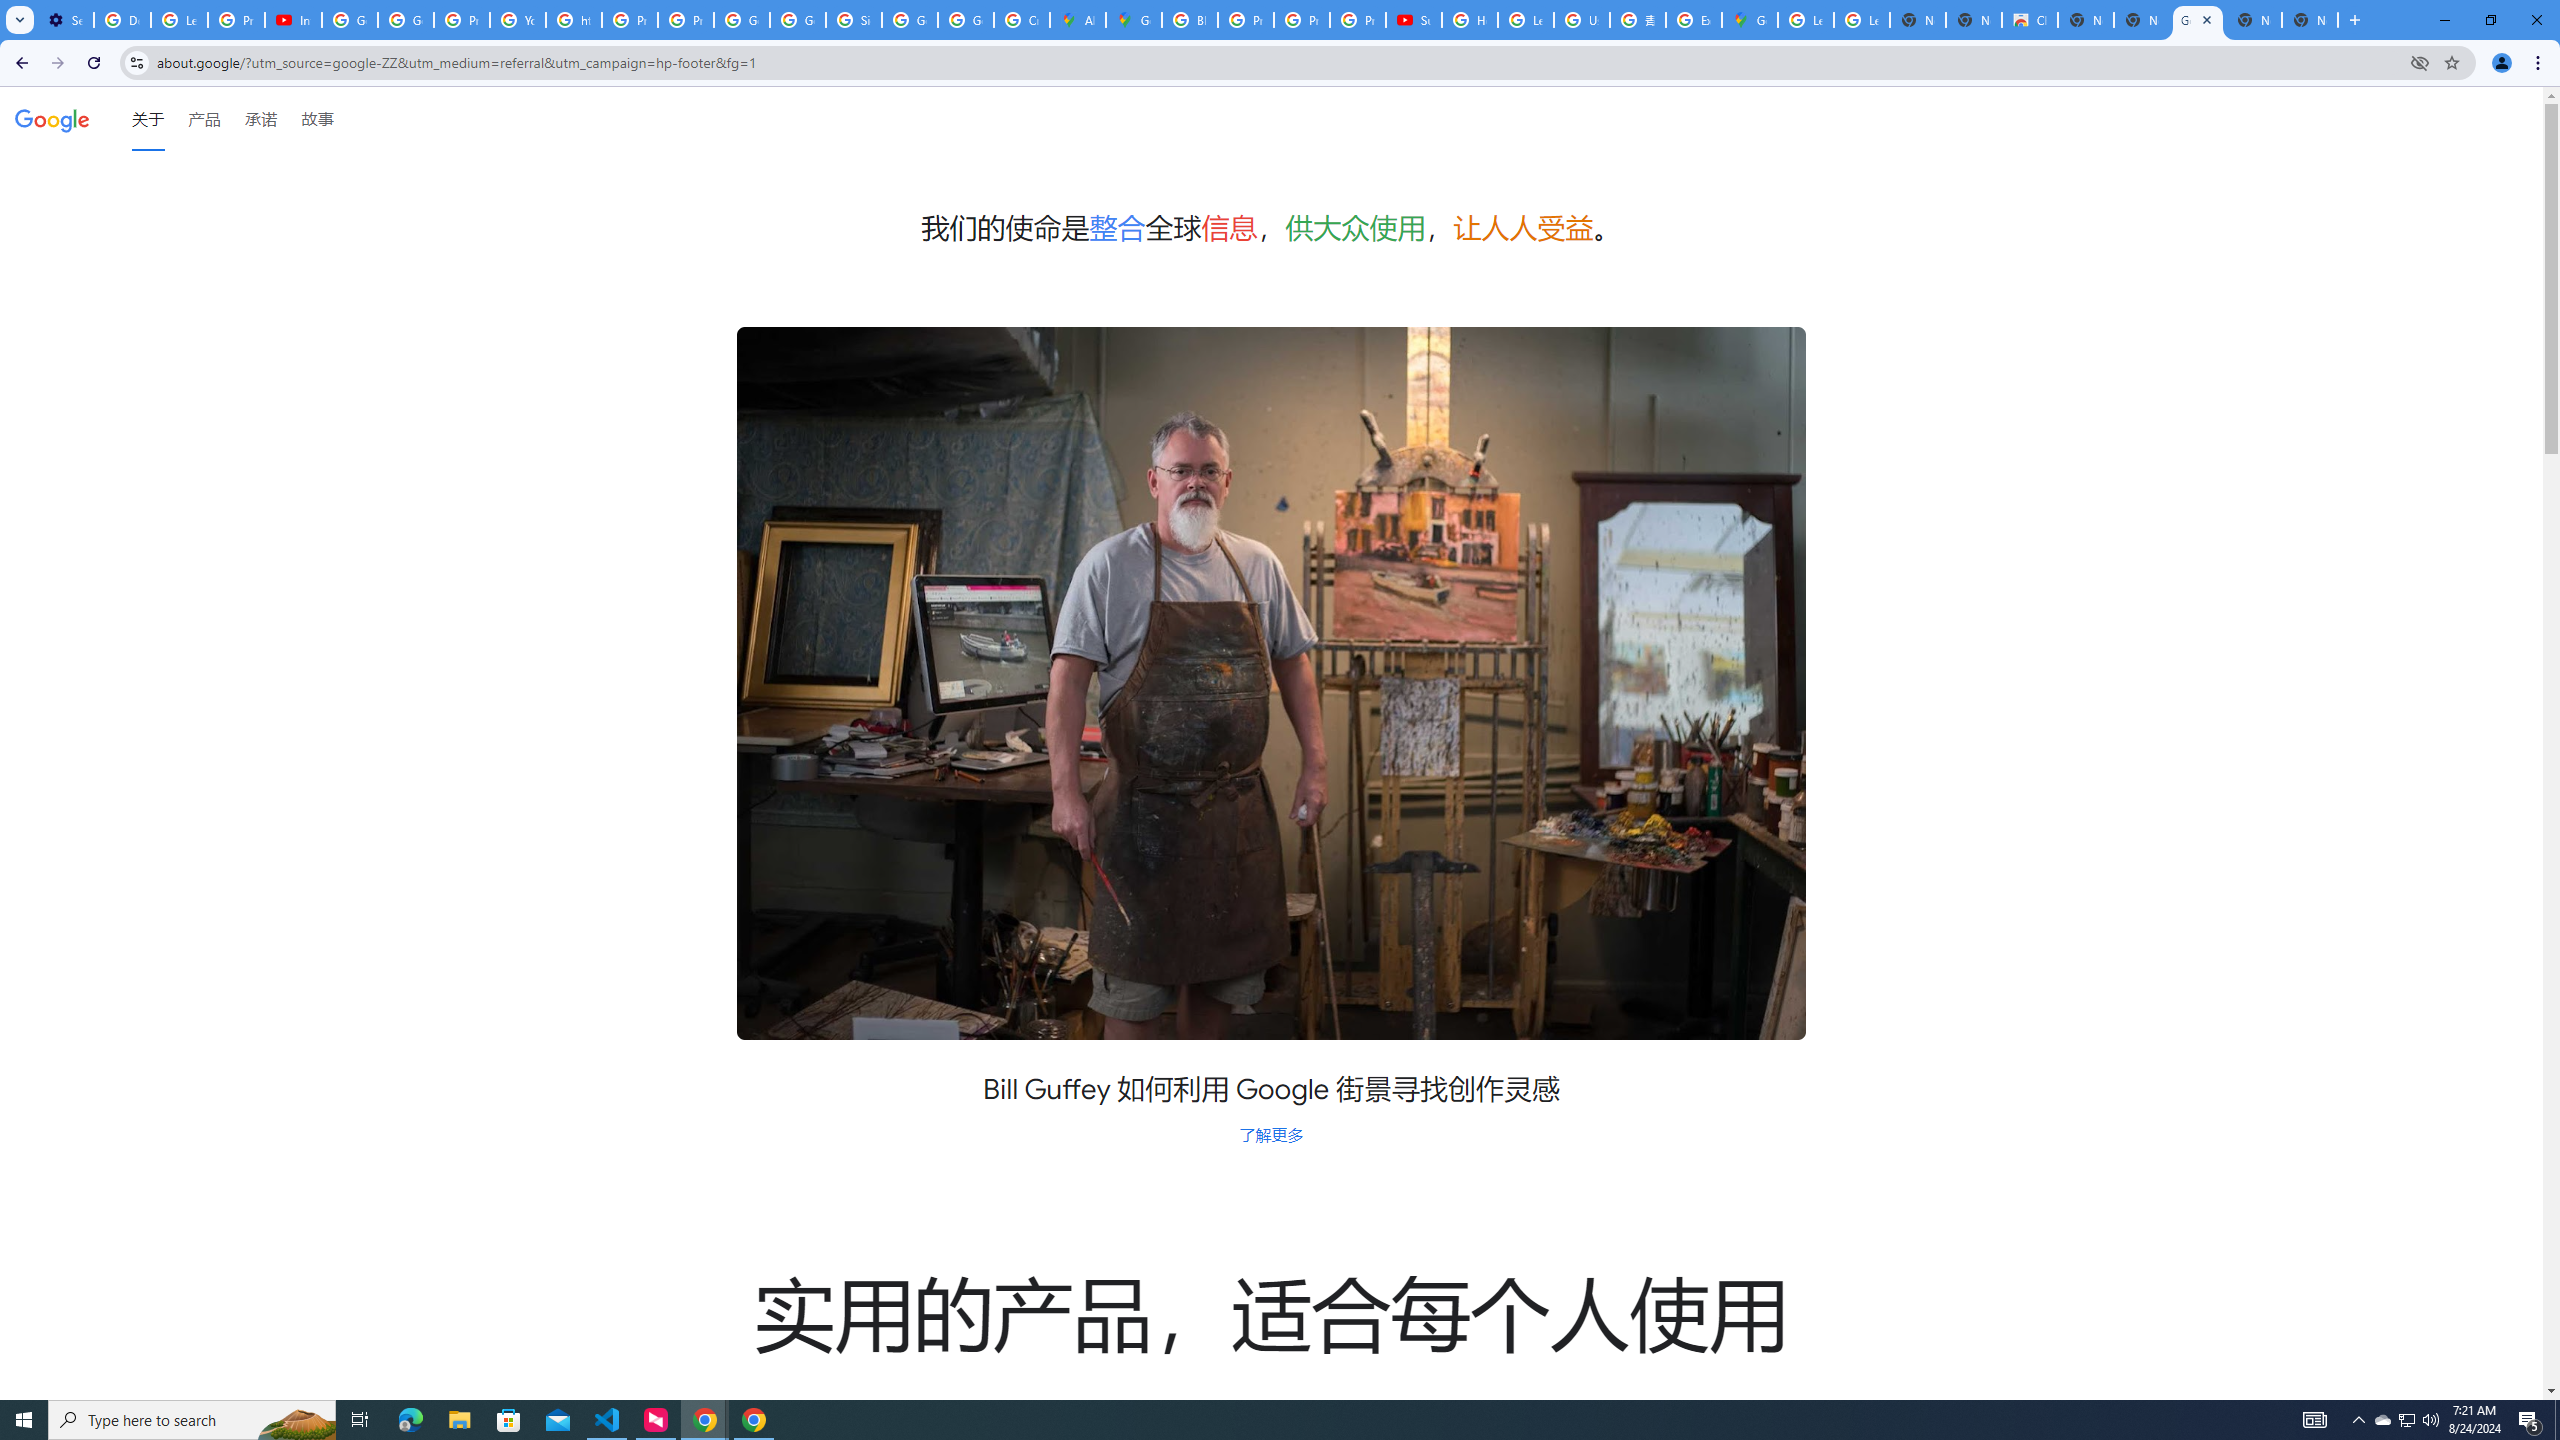 This screenshot has height=1440, width=2560. What do you see at coordinates (852, 19) in the screenshot?
I see `'Sign in - Google Accounts'` at bounding box center [852, 19].